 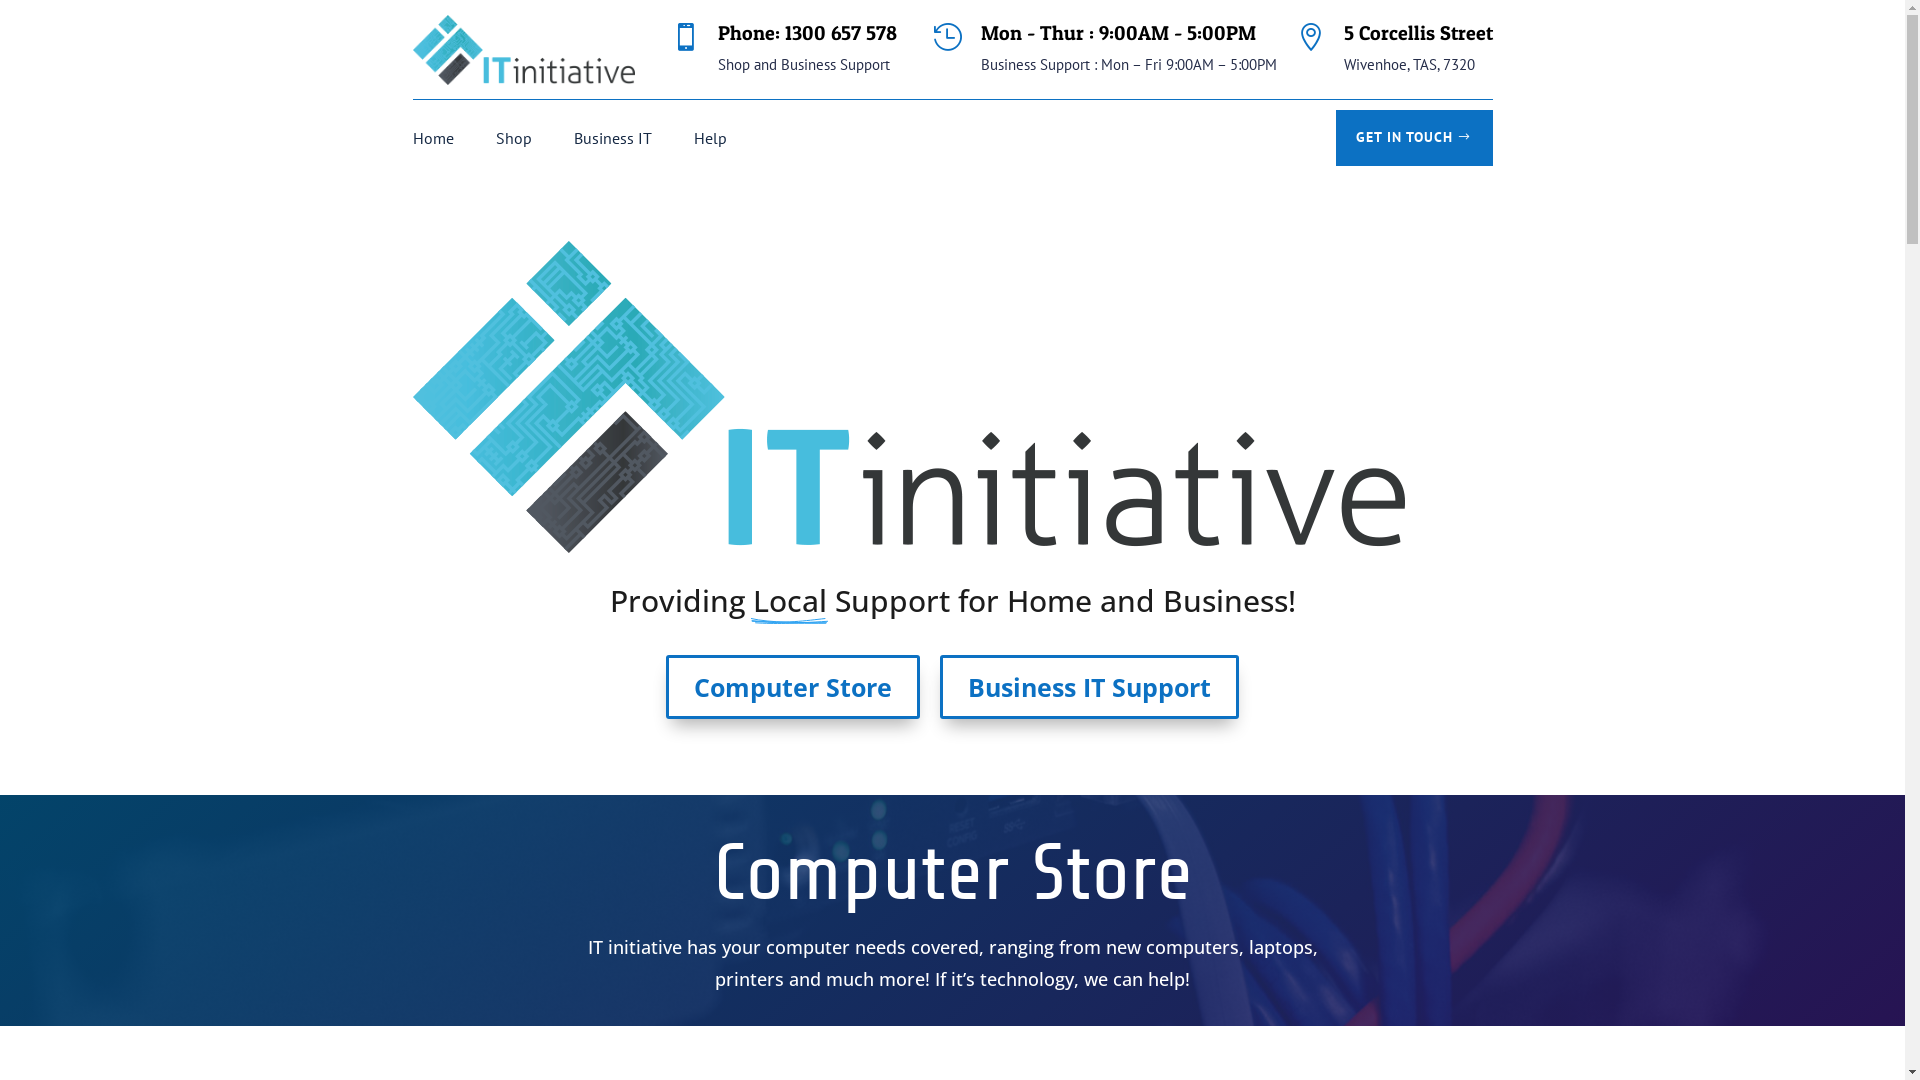 I want to click on 'GET IN TOUCH', so click(x=1413, y=137).